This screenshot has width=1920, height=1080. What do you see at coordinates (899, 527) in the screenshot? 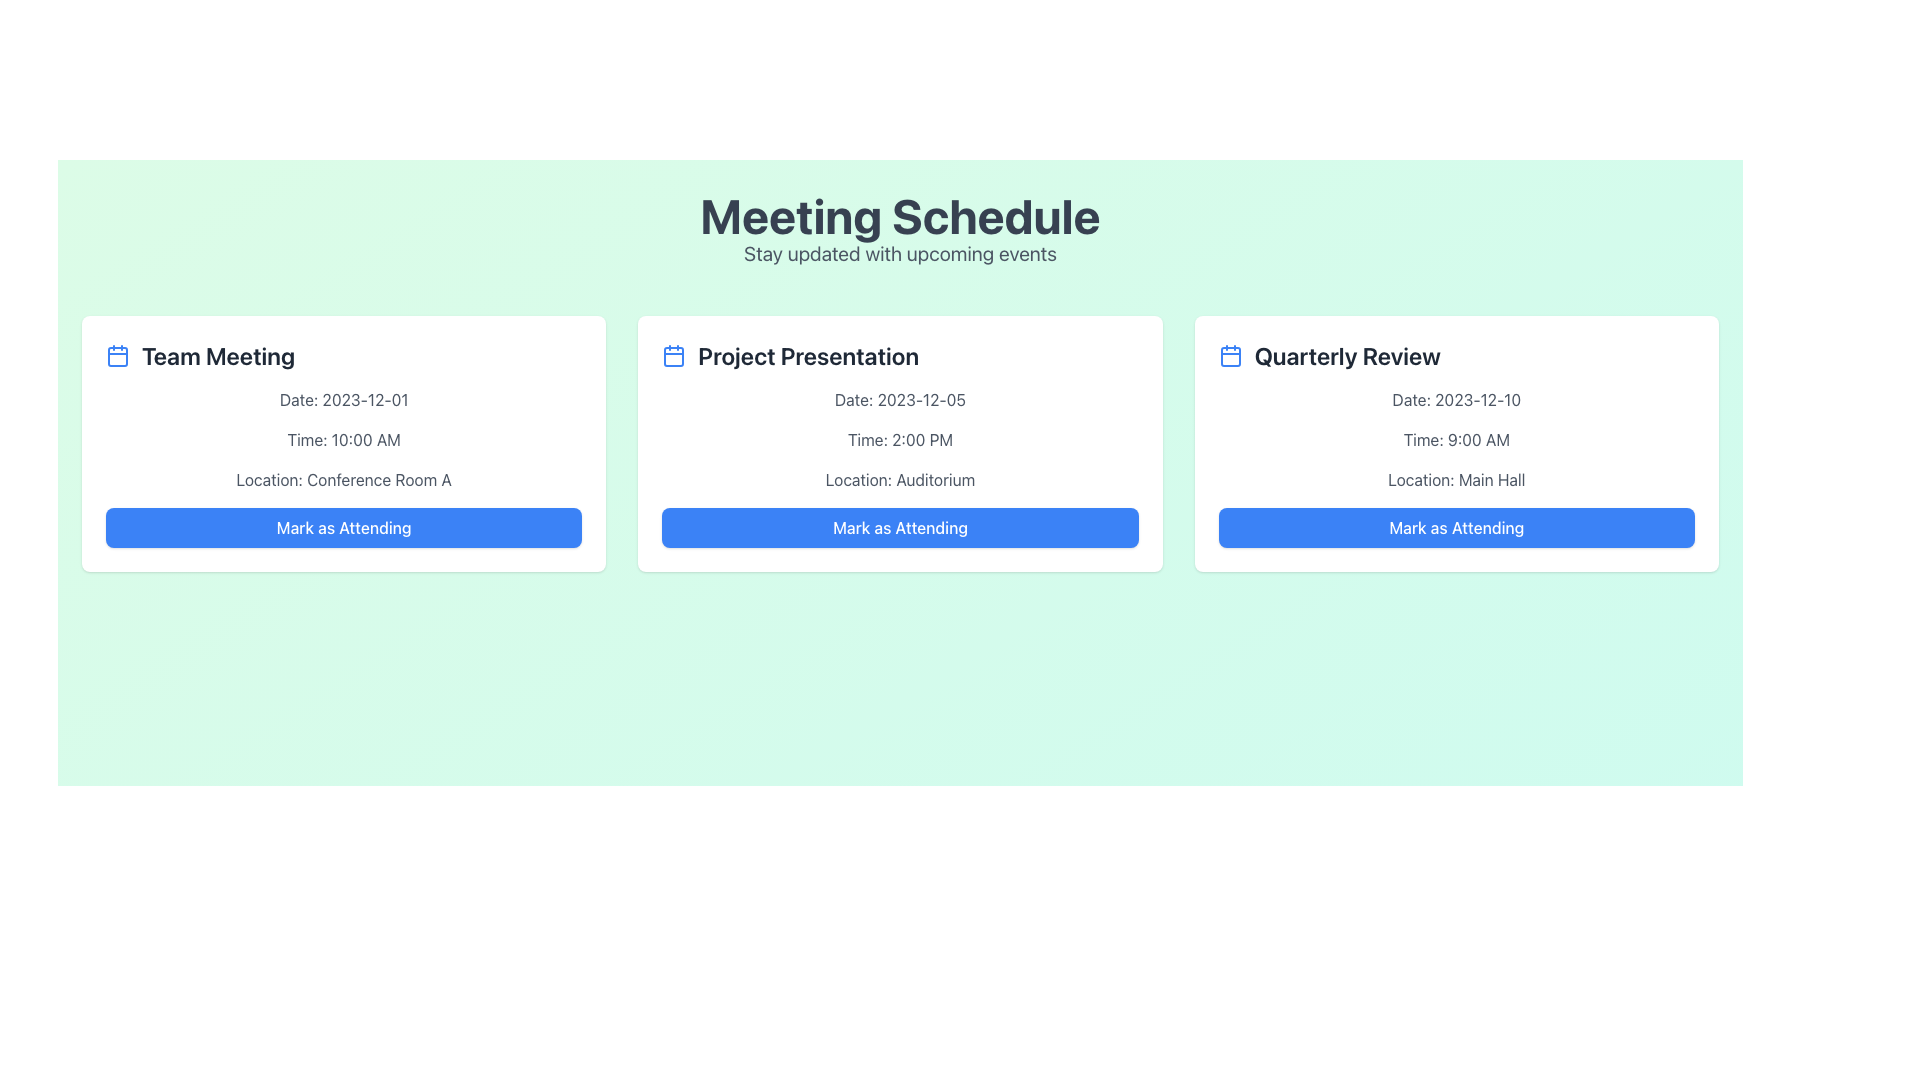
I see `the blue 'Mark as Attending' button with white text located at the bottom of the 'Project Presentation' card` at bounding box center [899, 527].